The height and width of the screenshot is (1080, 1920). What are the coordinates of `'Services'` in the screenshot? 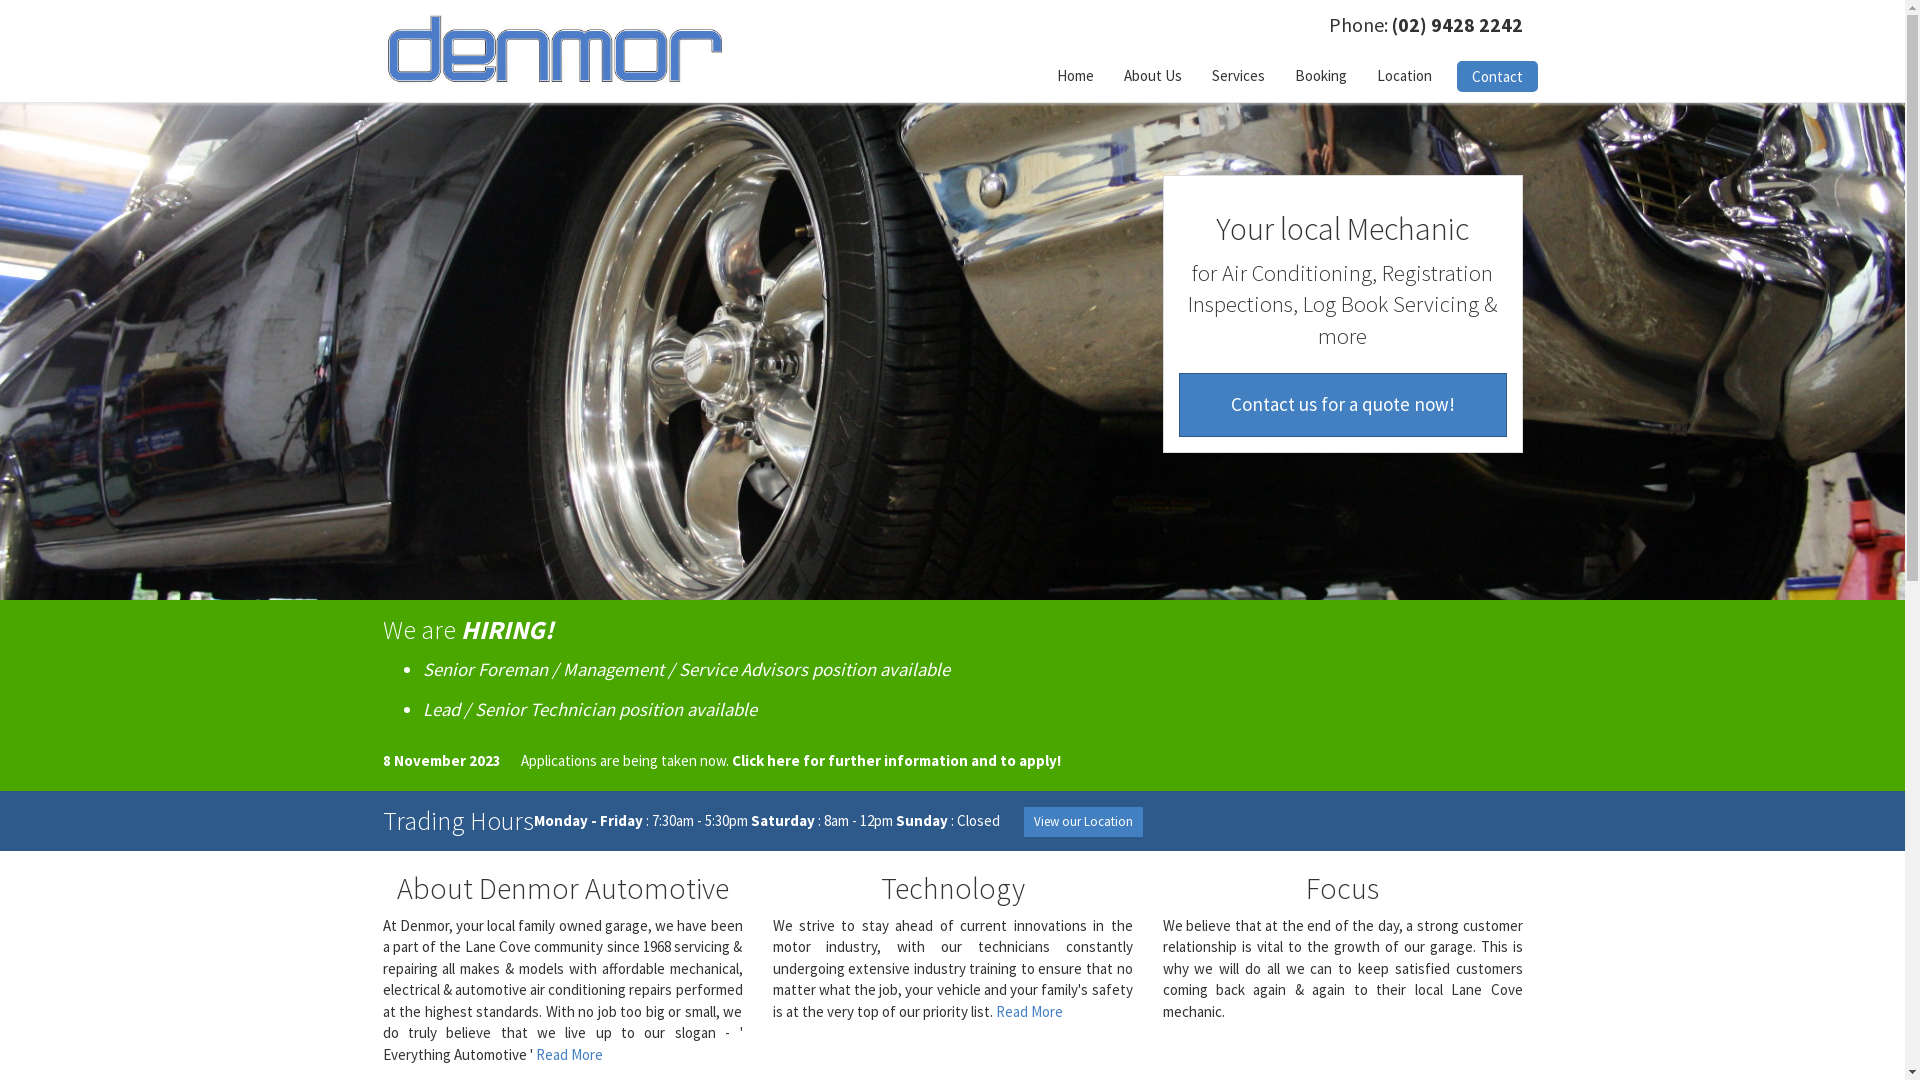 It's located at (1236, 75).